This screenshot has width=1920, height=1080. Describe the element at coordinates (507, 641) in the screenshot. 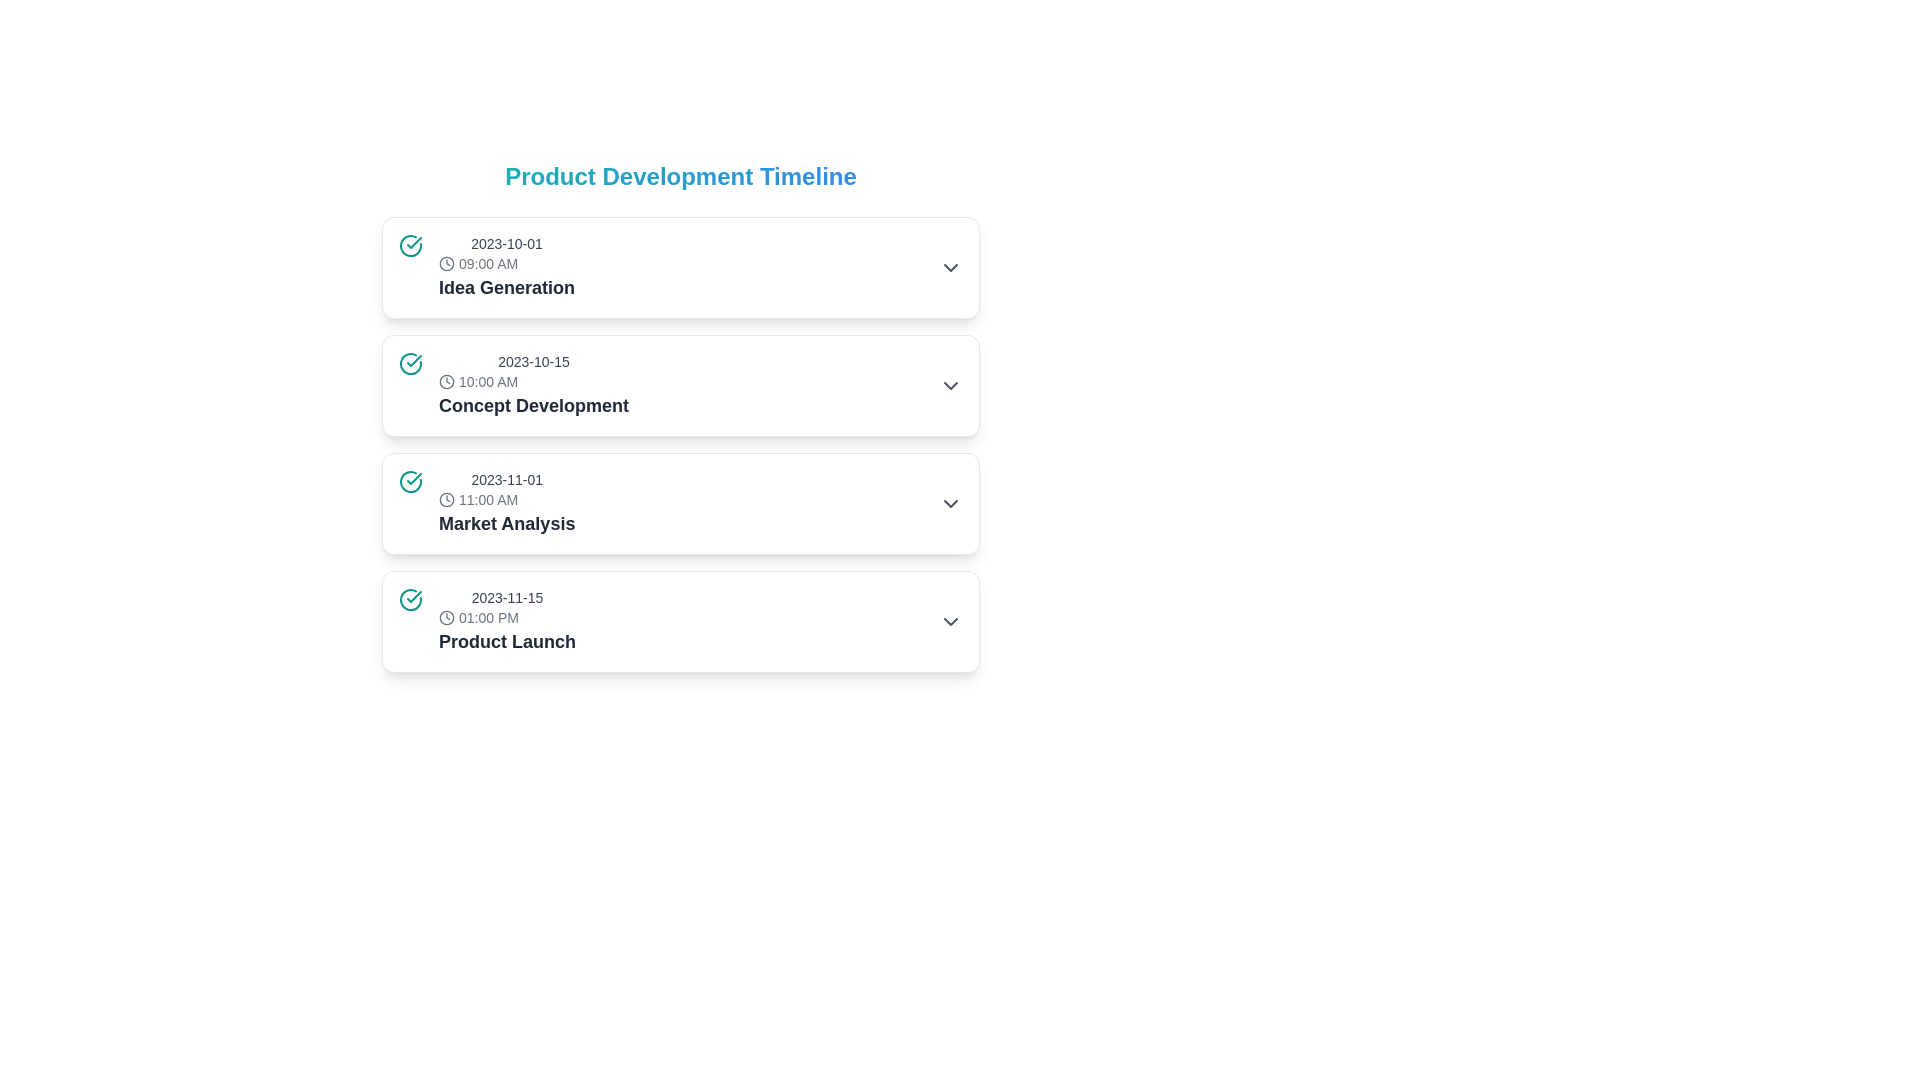

I see `the text label displaying 'Product Launch' in a bold font and dark gray color, which is the fourth item in a vertically aligned list of events` at that location.